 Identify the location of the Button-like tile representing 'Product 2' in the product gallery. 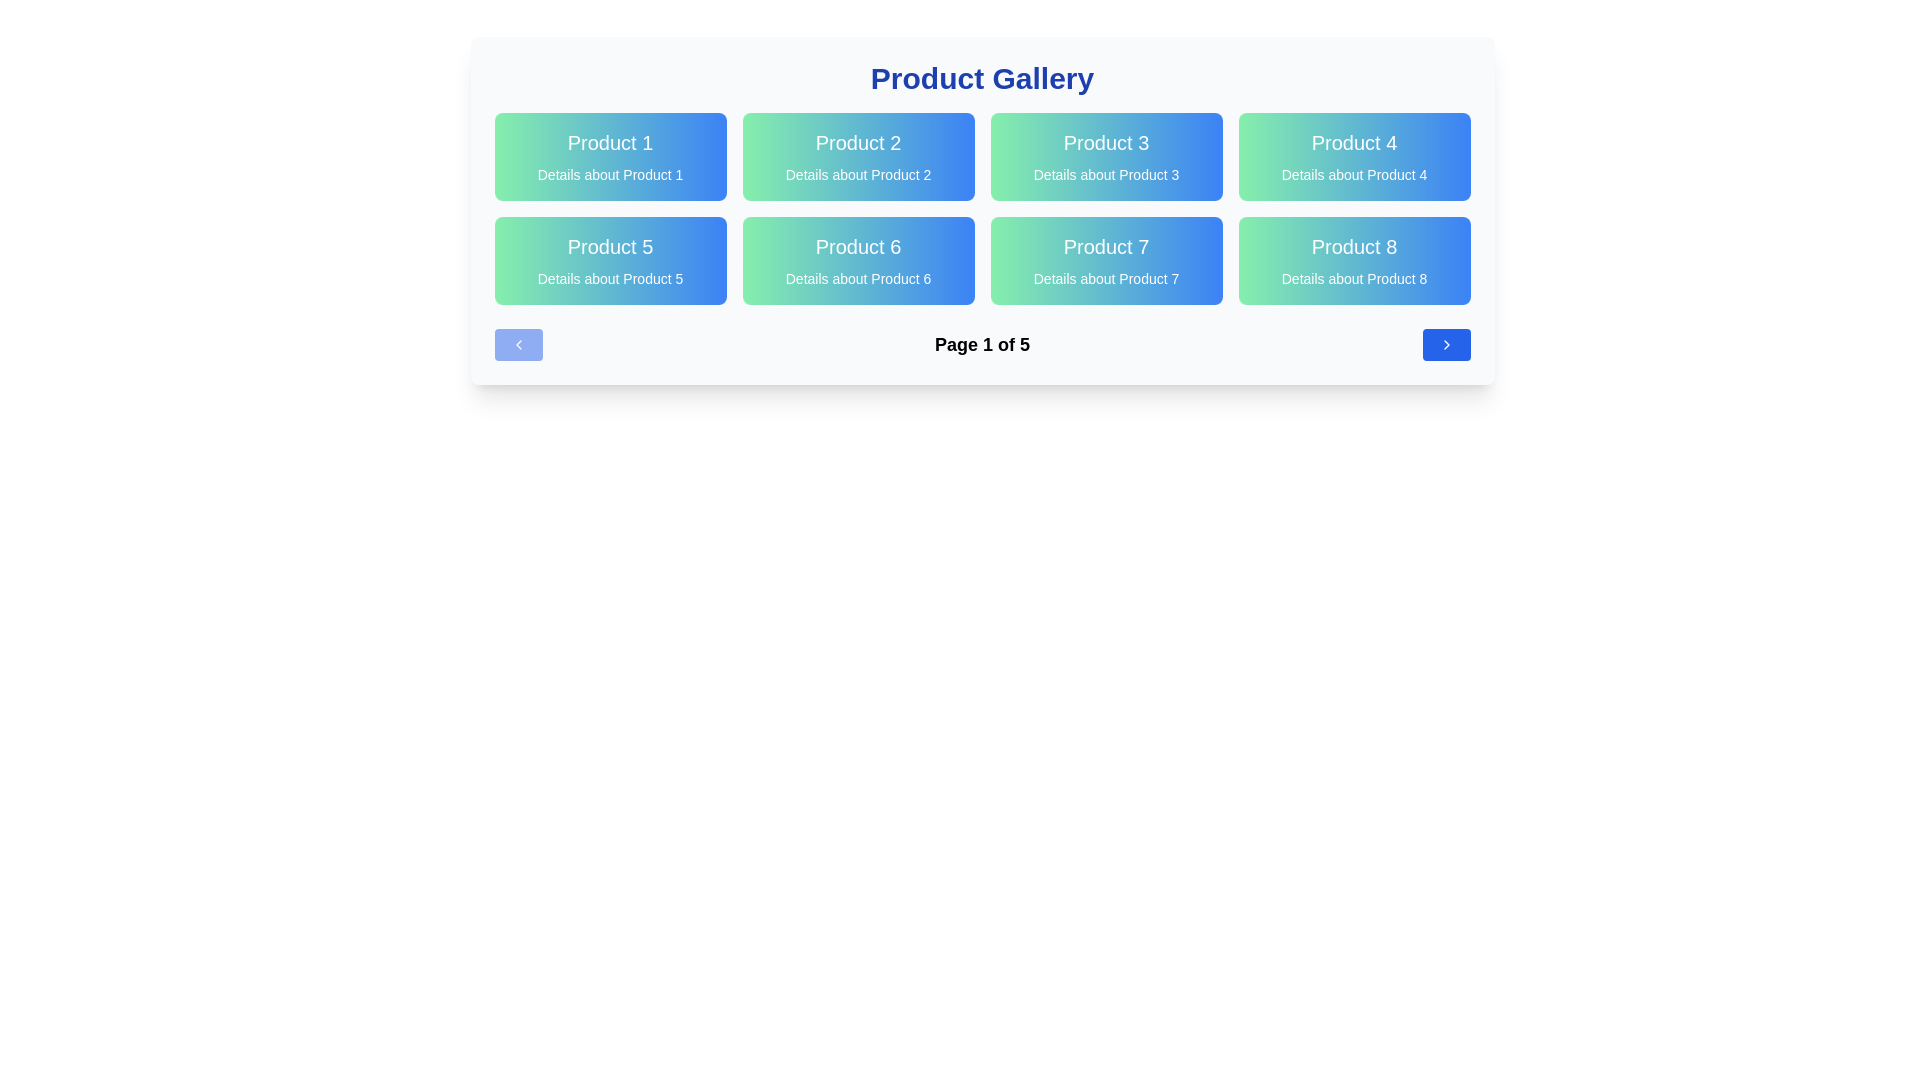
(858, 156).